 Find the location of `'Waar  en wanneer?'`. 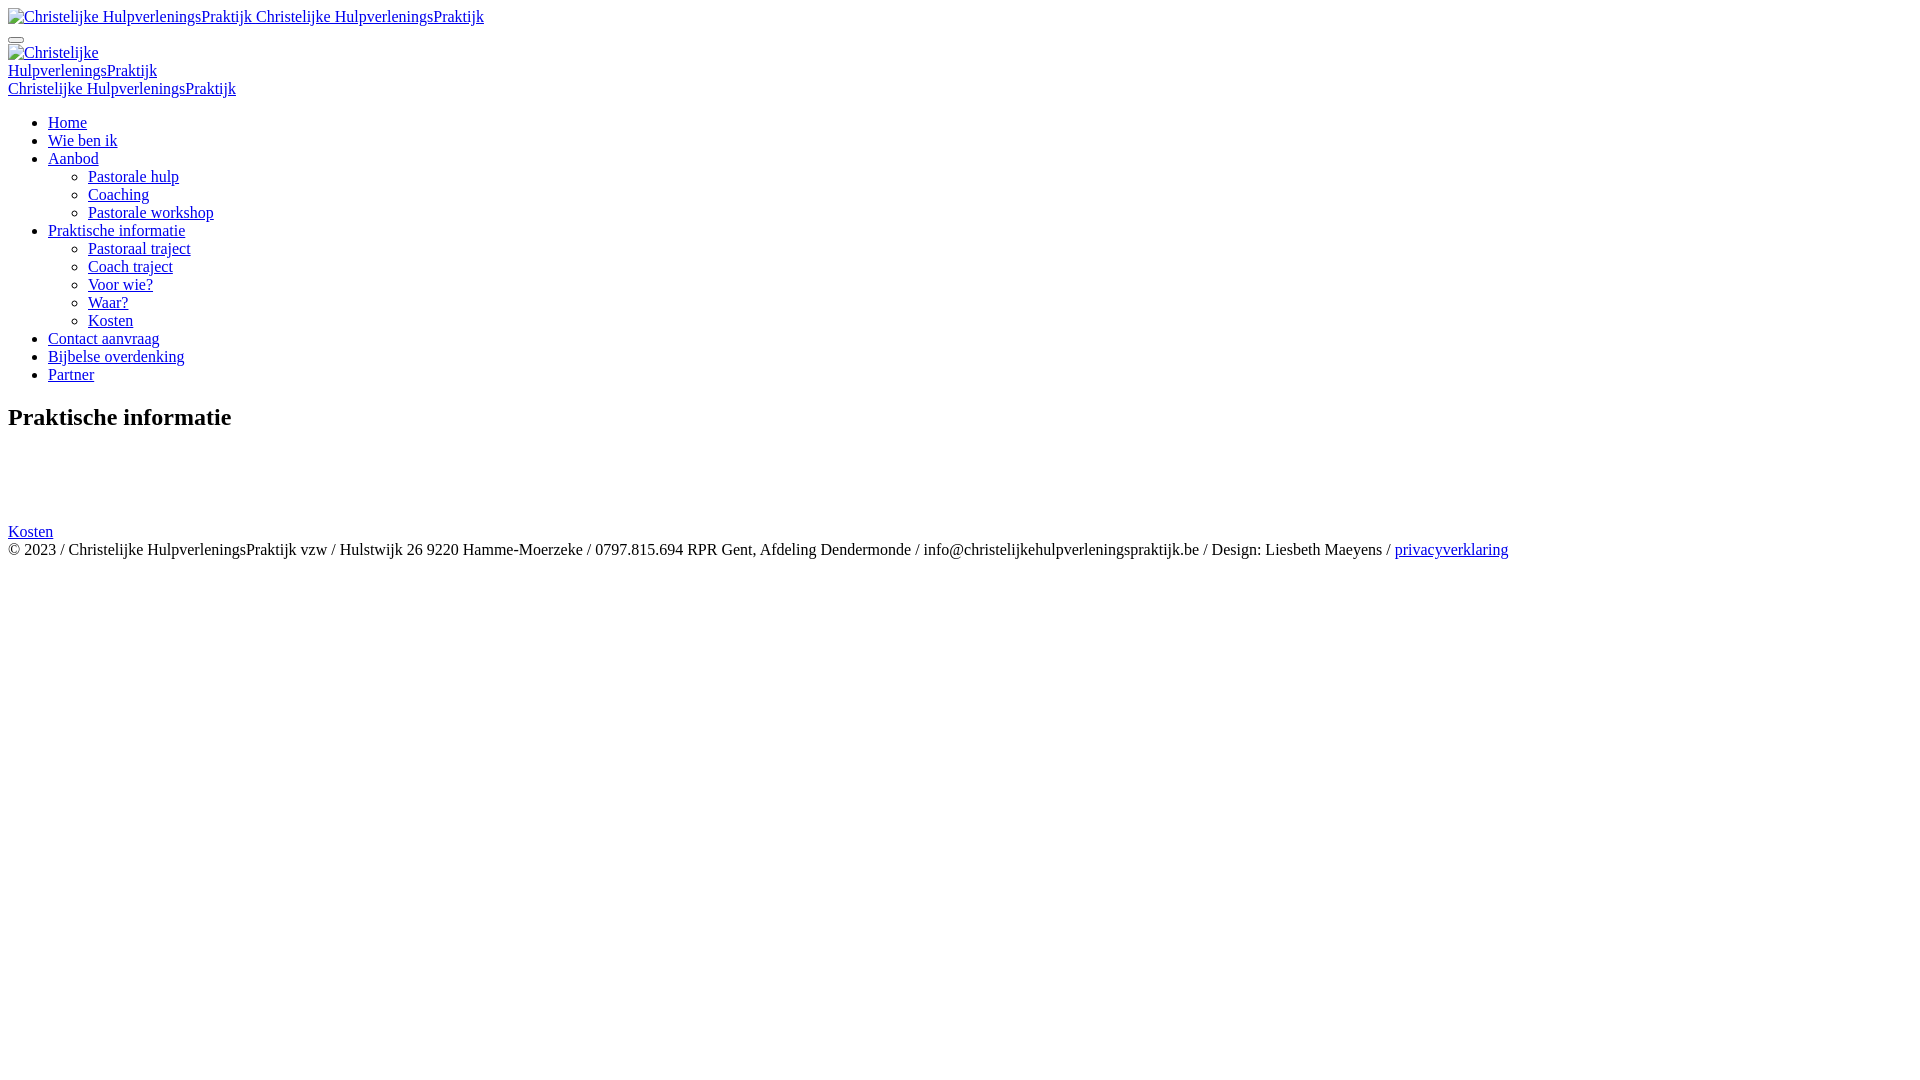

'Waar  en wanneer?' is located at coordinates (8, 512).